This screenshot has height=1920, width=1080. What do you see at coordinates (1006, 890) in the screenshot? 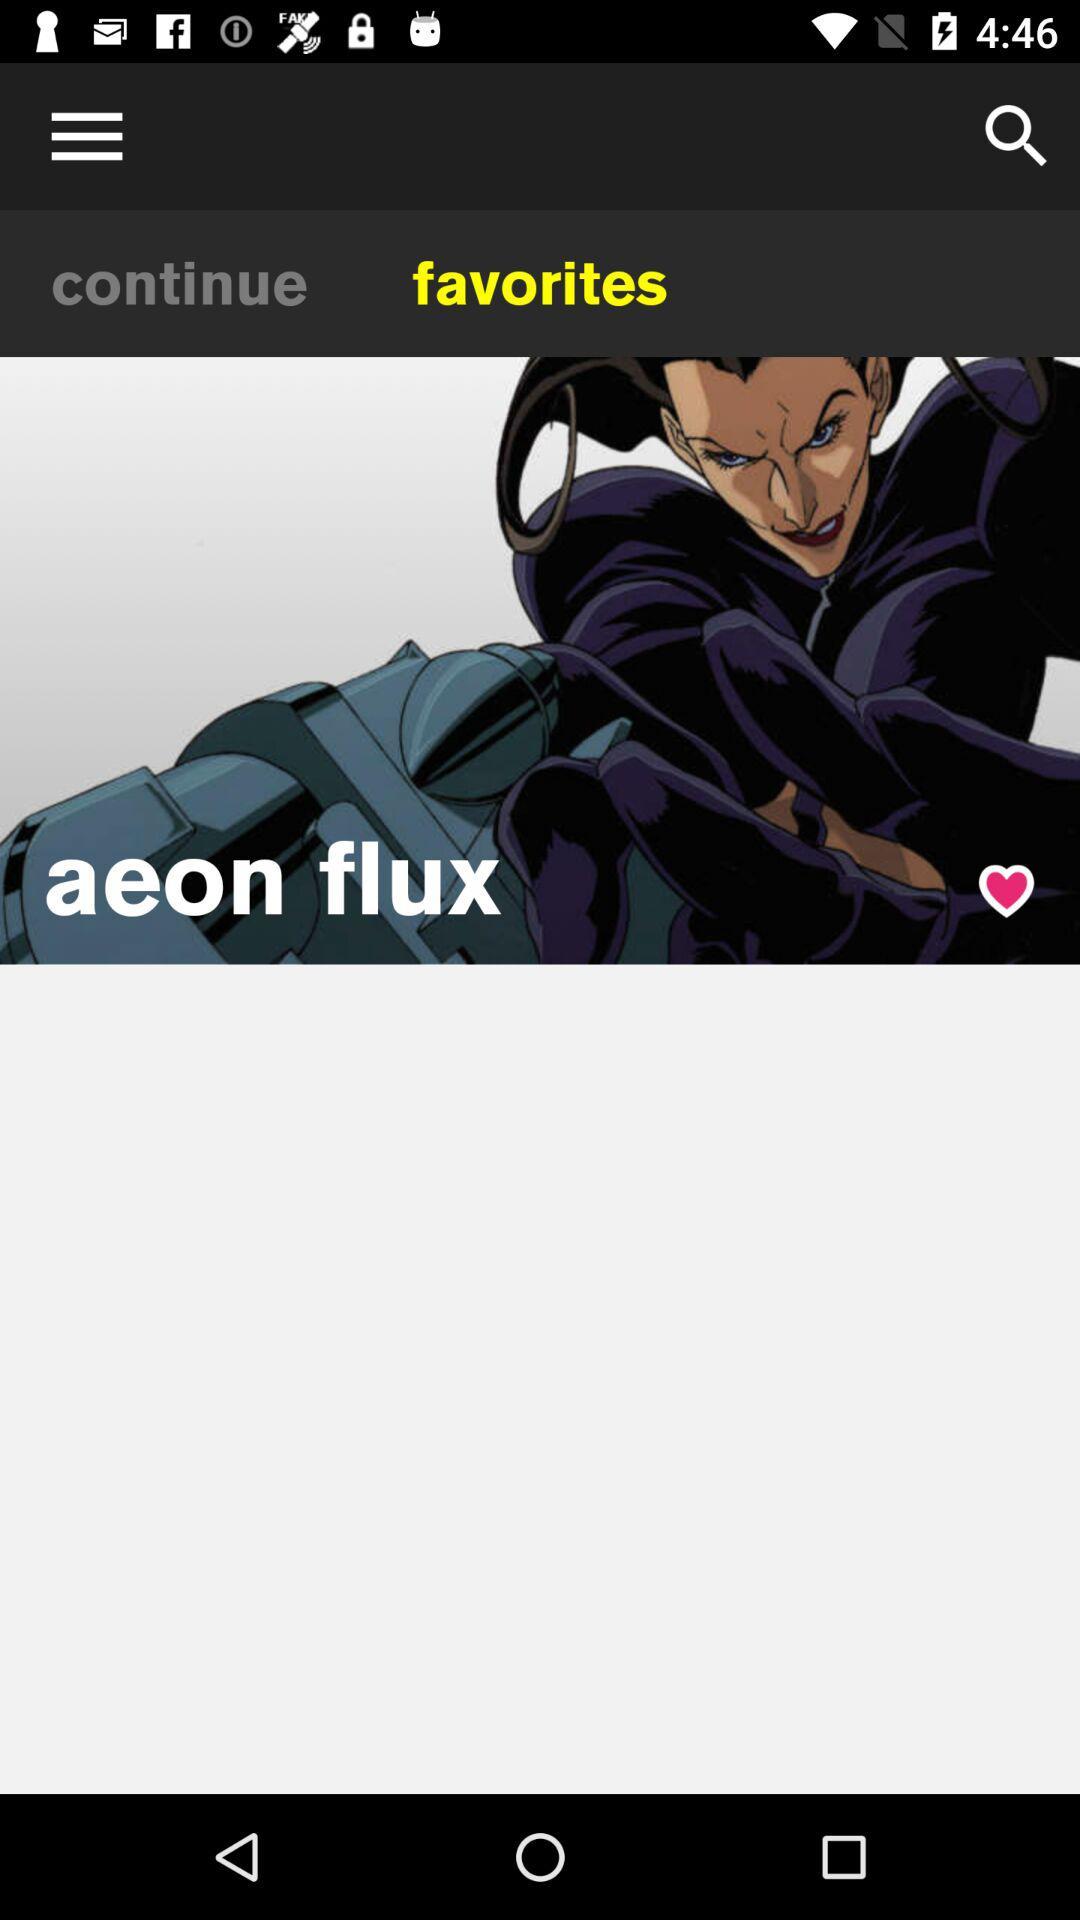
I see `favorite` at bounding box center [1006, 890].